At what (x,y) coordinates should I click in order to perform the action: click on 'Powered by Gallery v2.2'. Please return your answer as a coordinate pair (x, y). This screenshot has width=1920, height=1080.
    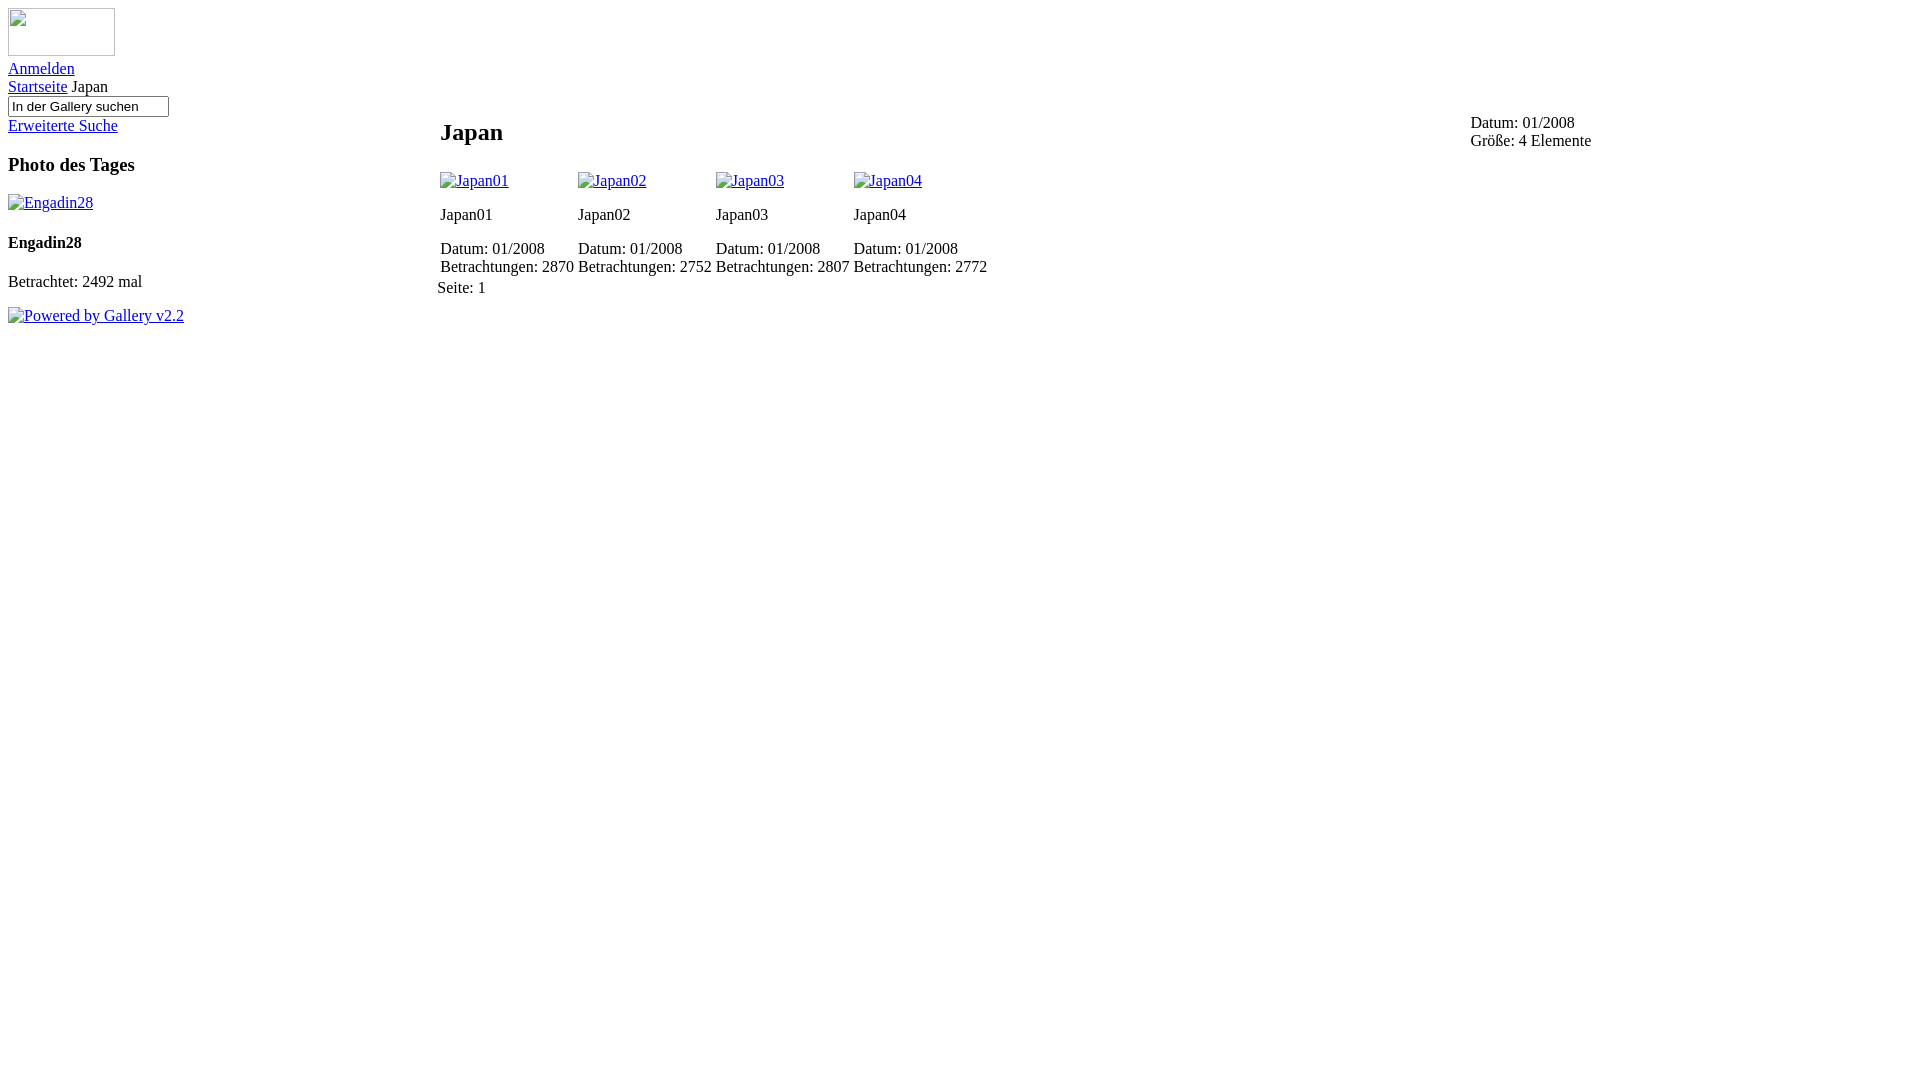
    Looking at the image, I should click on (95, 315).